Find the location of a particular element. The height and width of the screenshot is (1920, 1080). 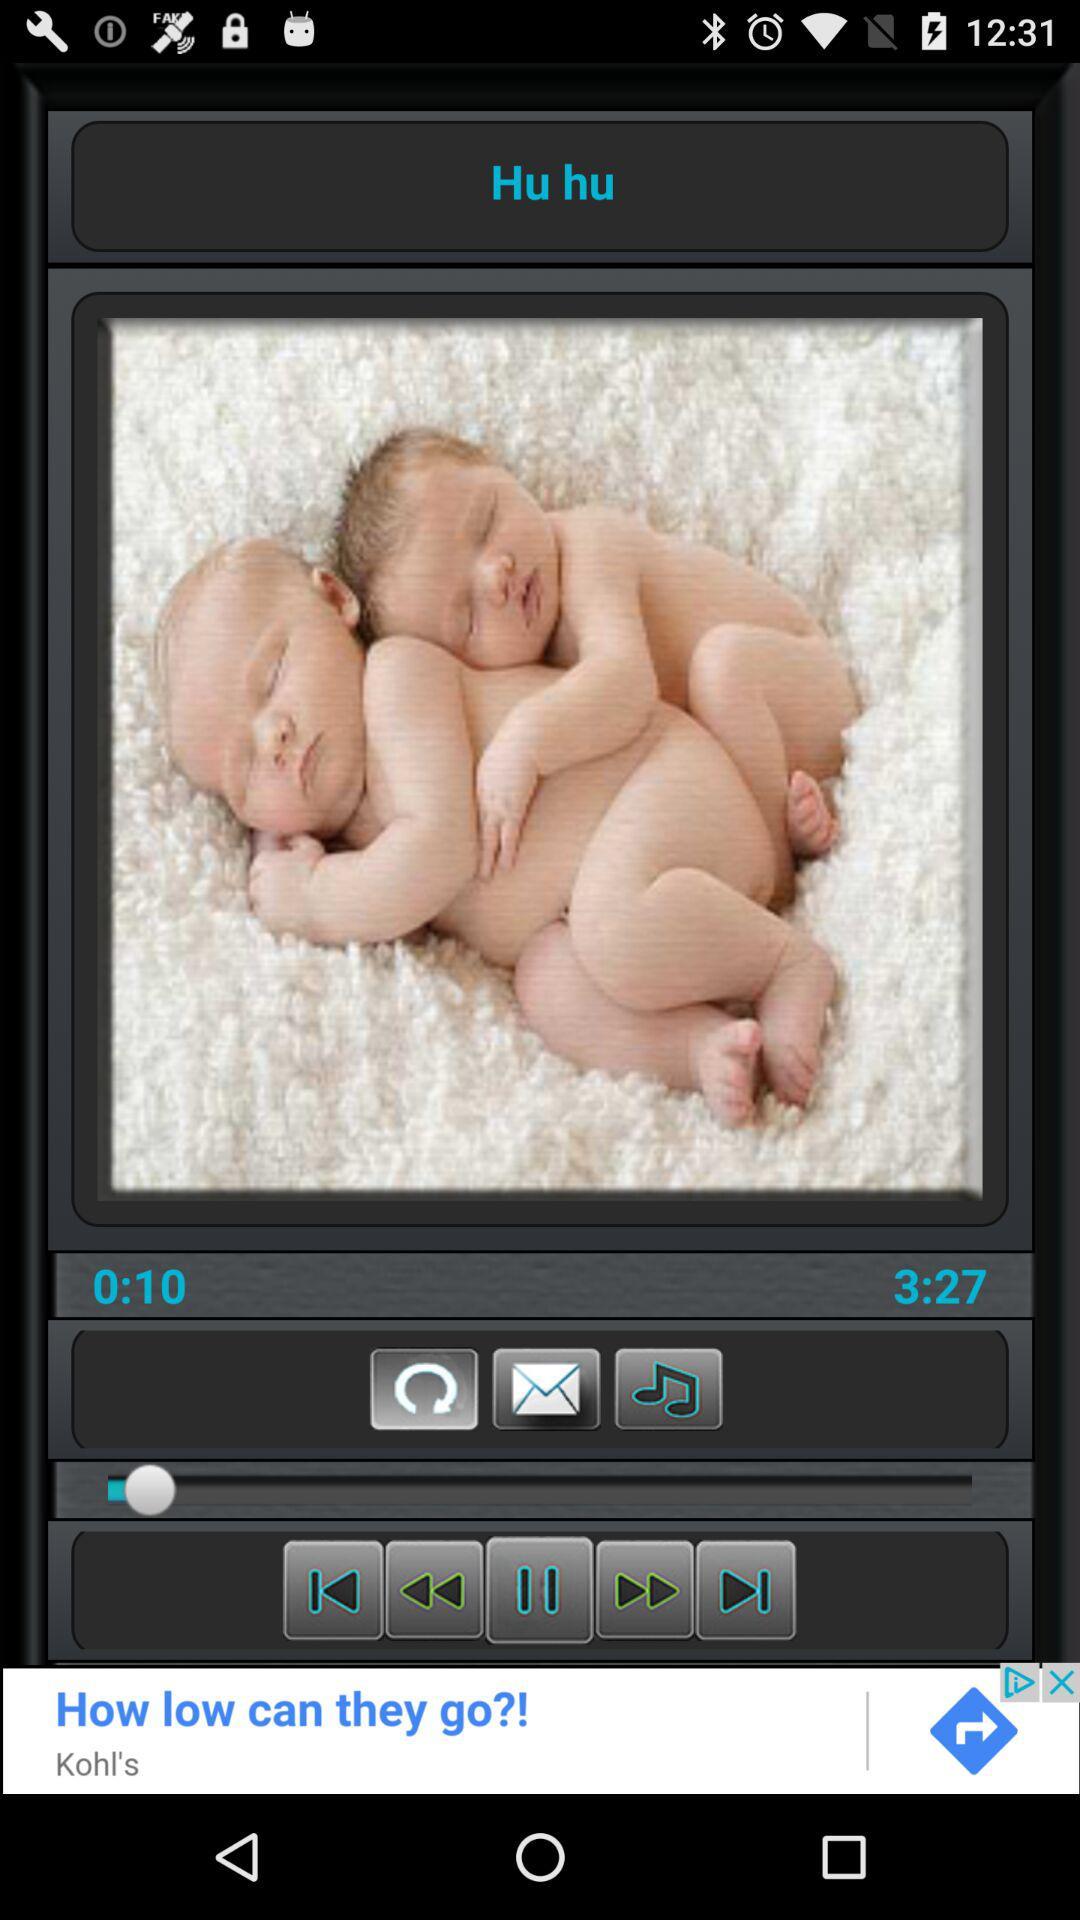

previous is located at coordinates (433, 1589).